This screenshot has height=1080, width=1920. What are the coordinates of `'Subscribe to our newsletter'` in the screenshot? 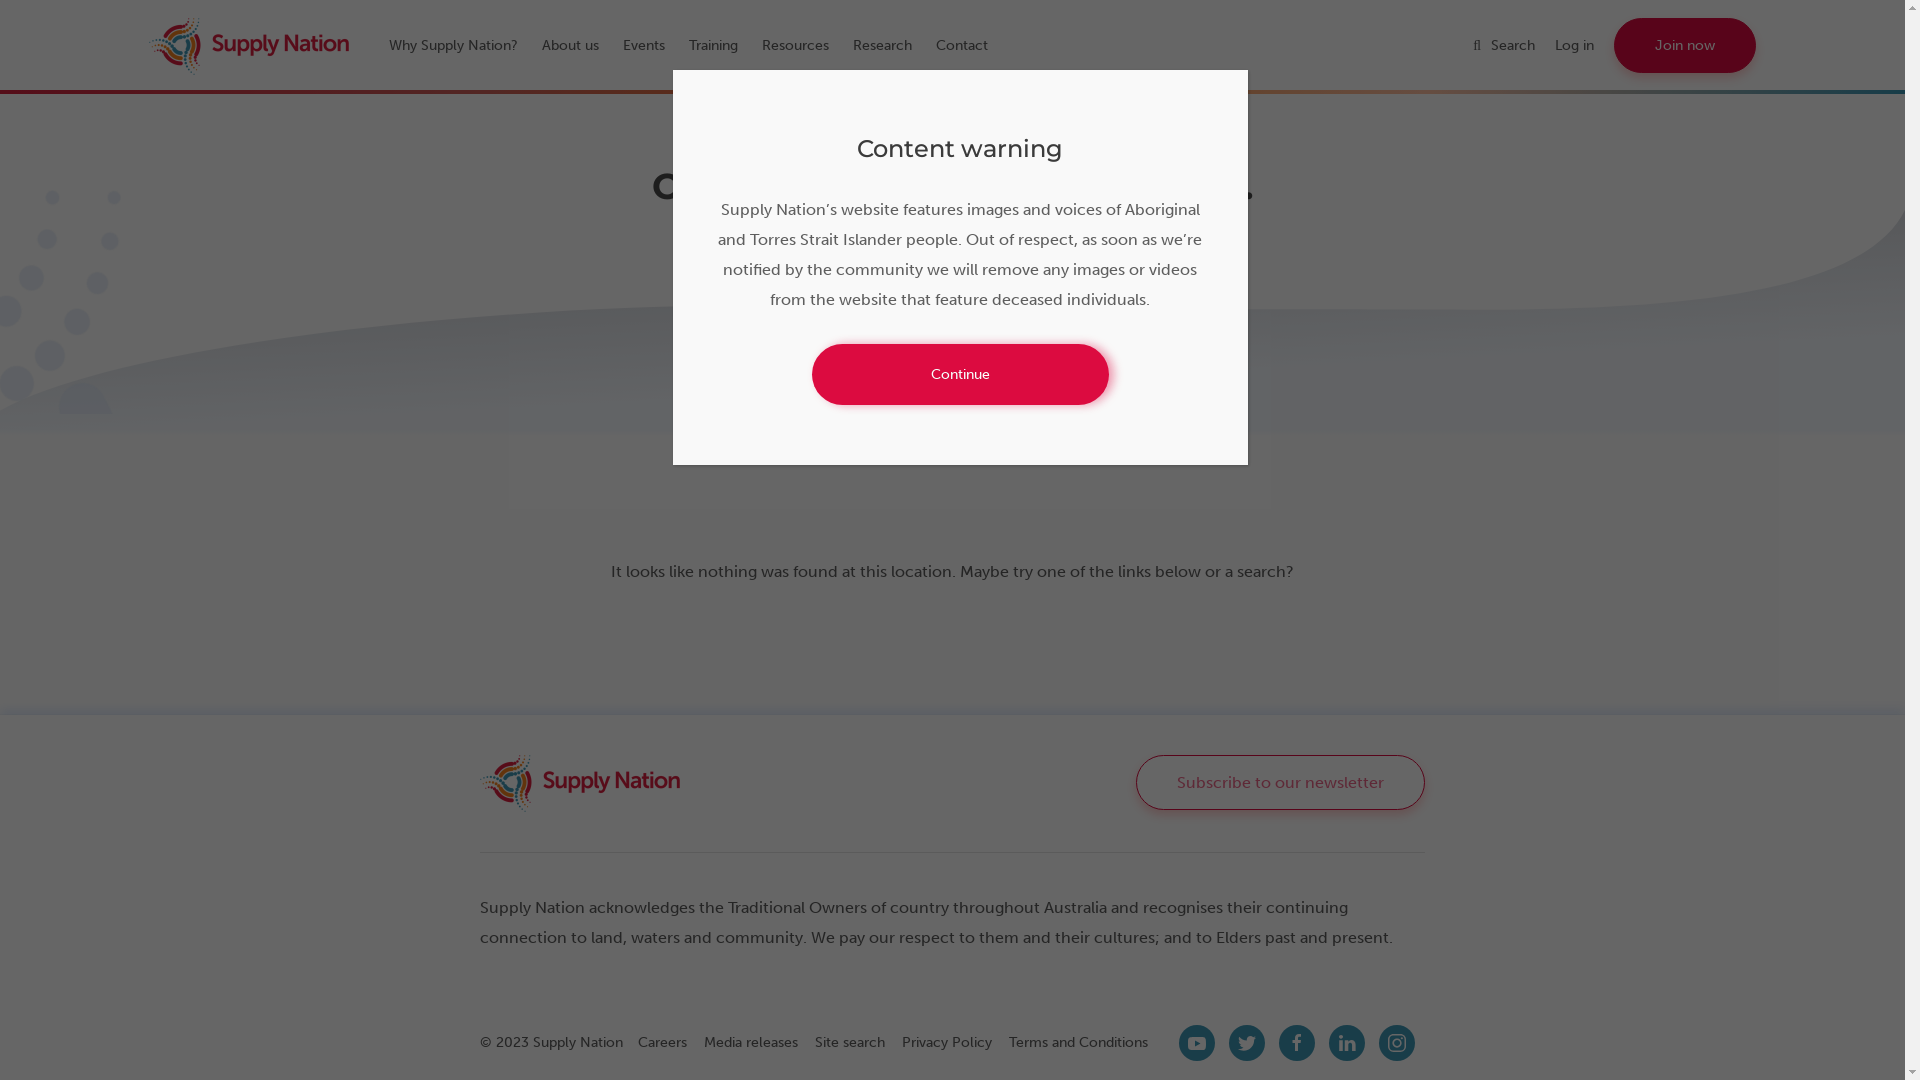 It's located at (1280, 781).